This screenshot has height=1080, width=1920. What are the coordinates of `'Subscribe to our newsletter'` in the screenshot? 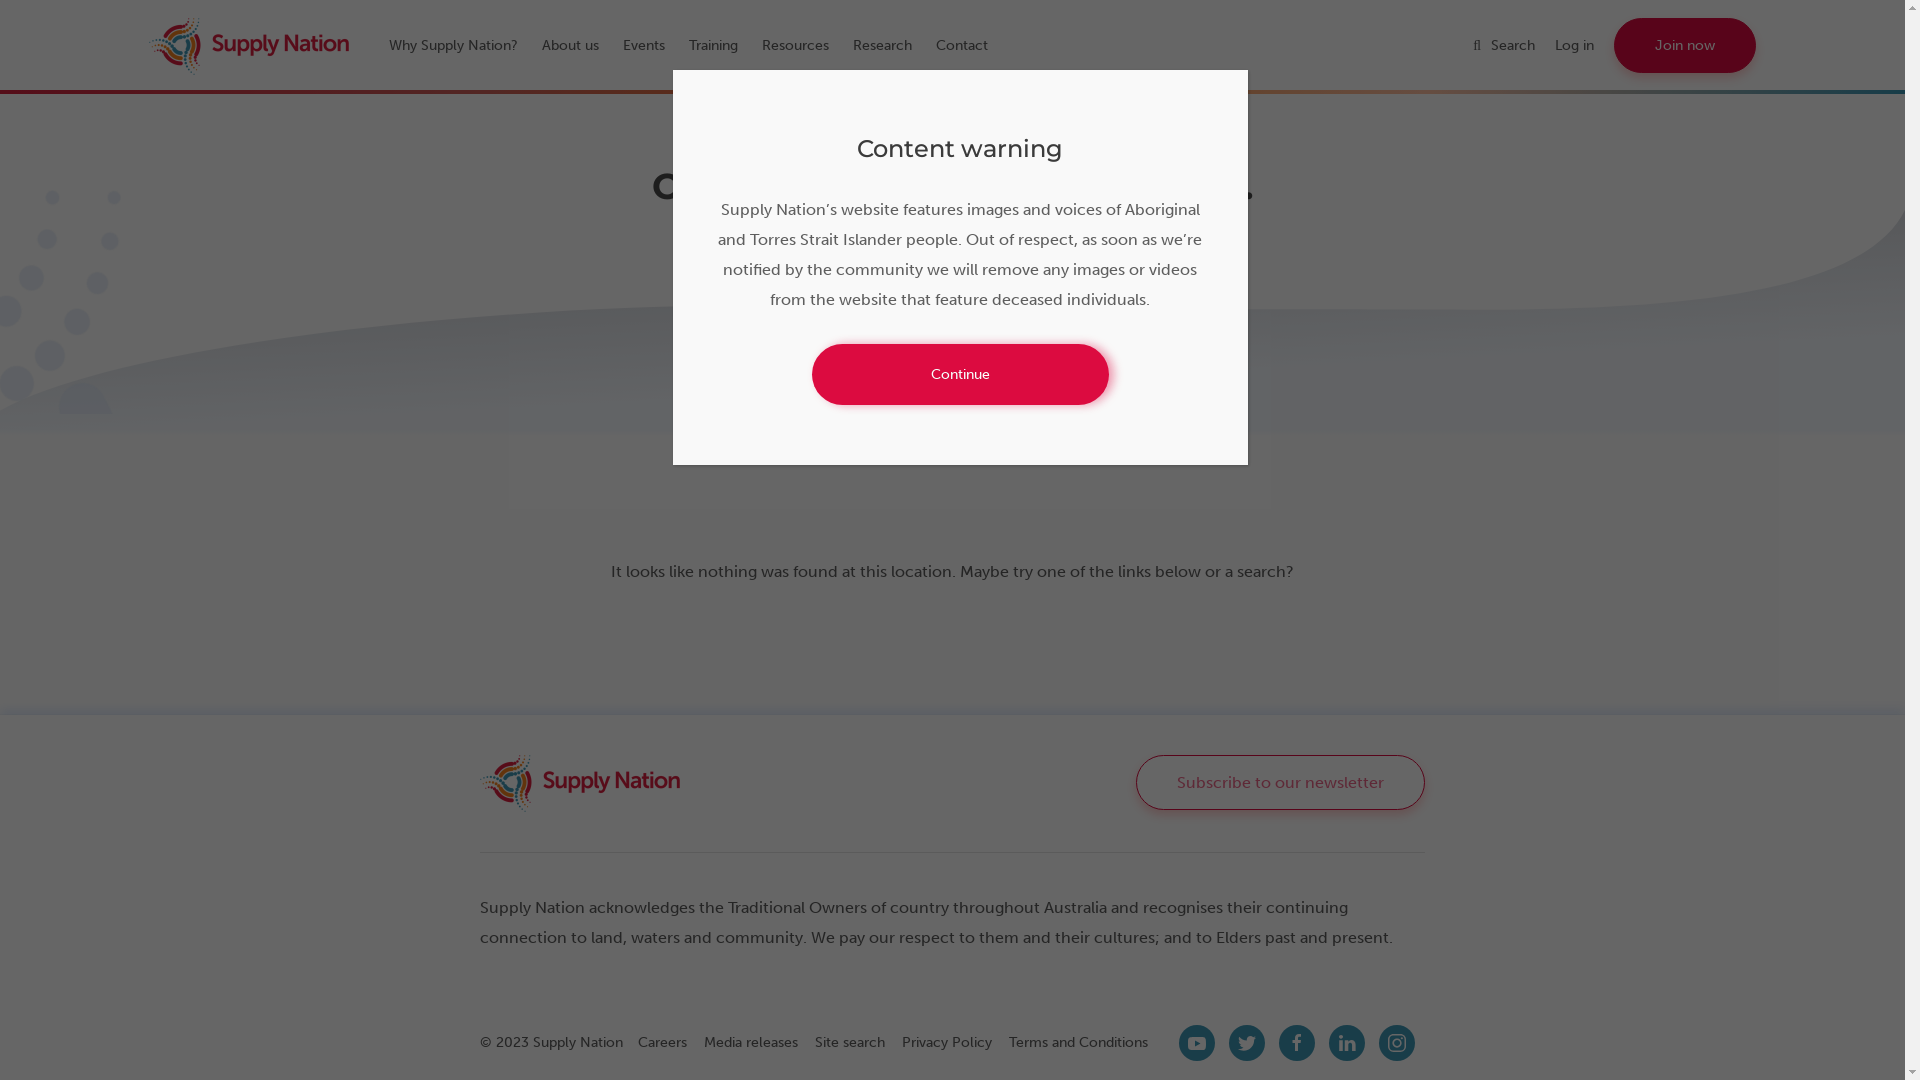 It's located at (1280, 781).